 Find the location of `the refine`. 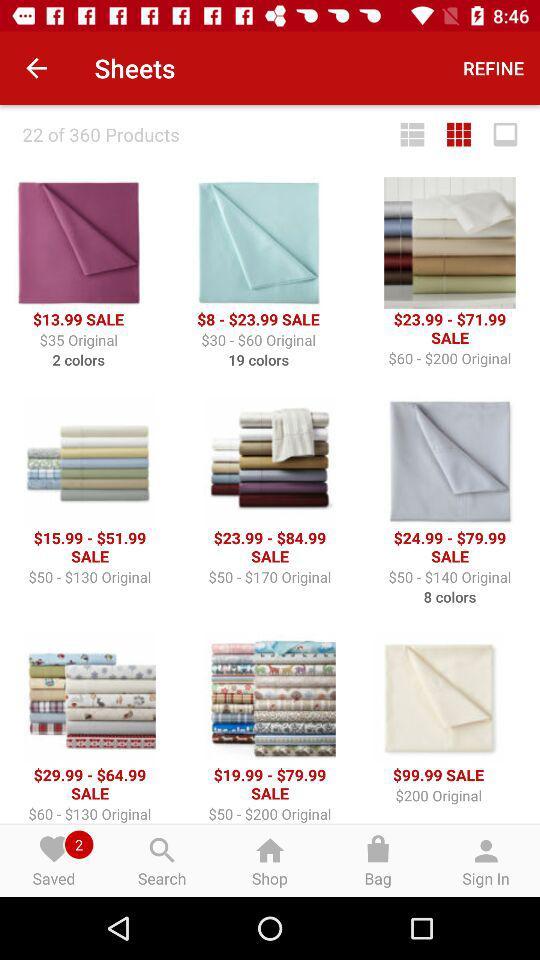

the refine is located at coordinates (492, 68).